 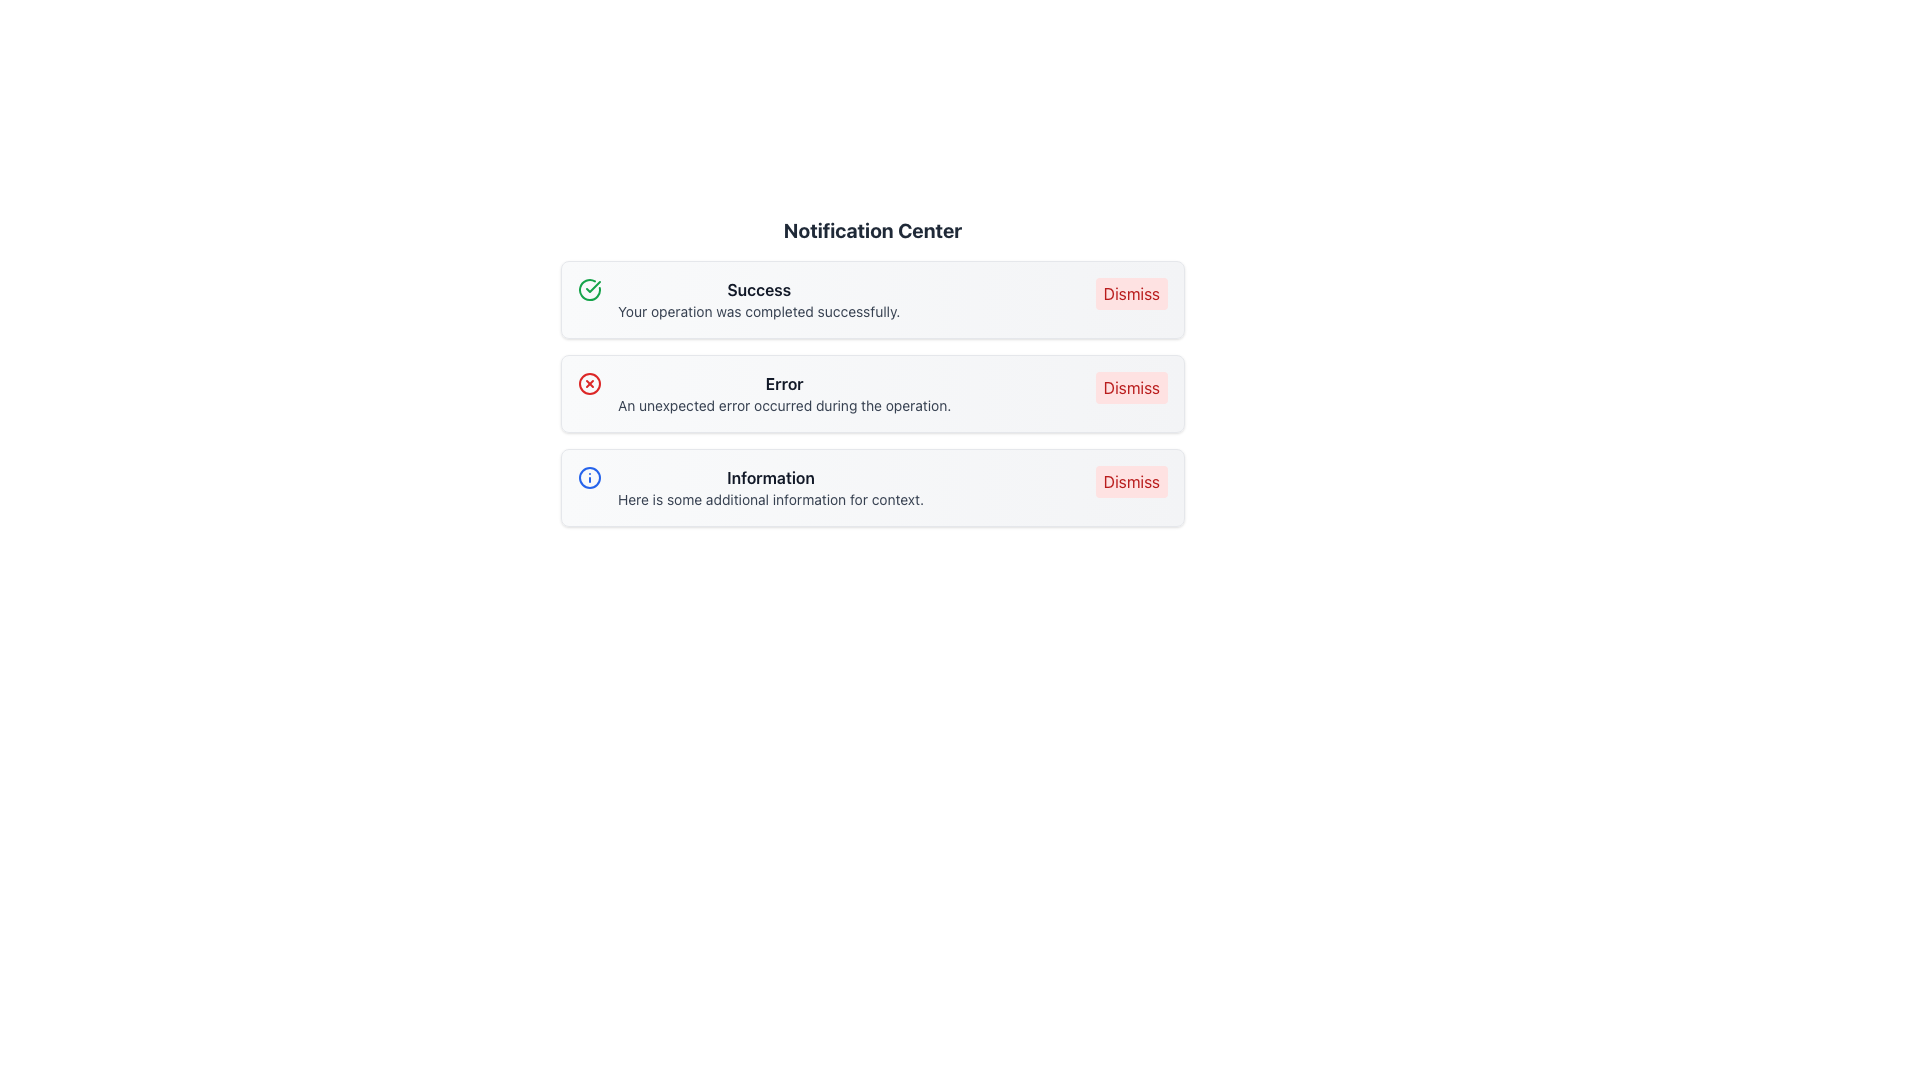 What do you see at coordinates (1131, 388) in the screenshot?
I see `the dismiss button located on the right-hand side of the notification labeled 'Error'` at bounding box center [1131, 388].